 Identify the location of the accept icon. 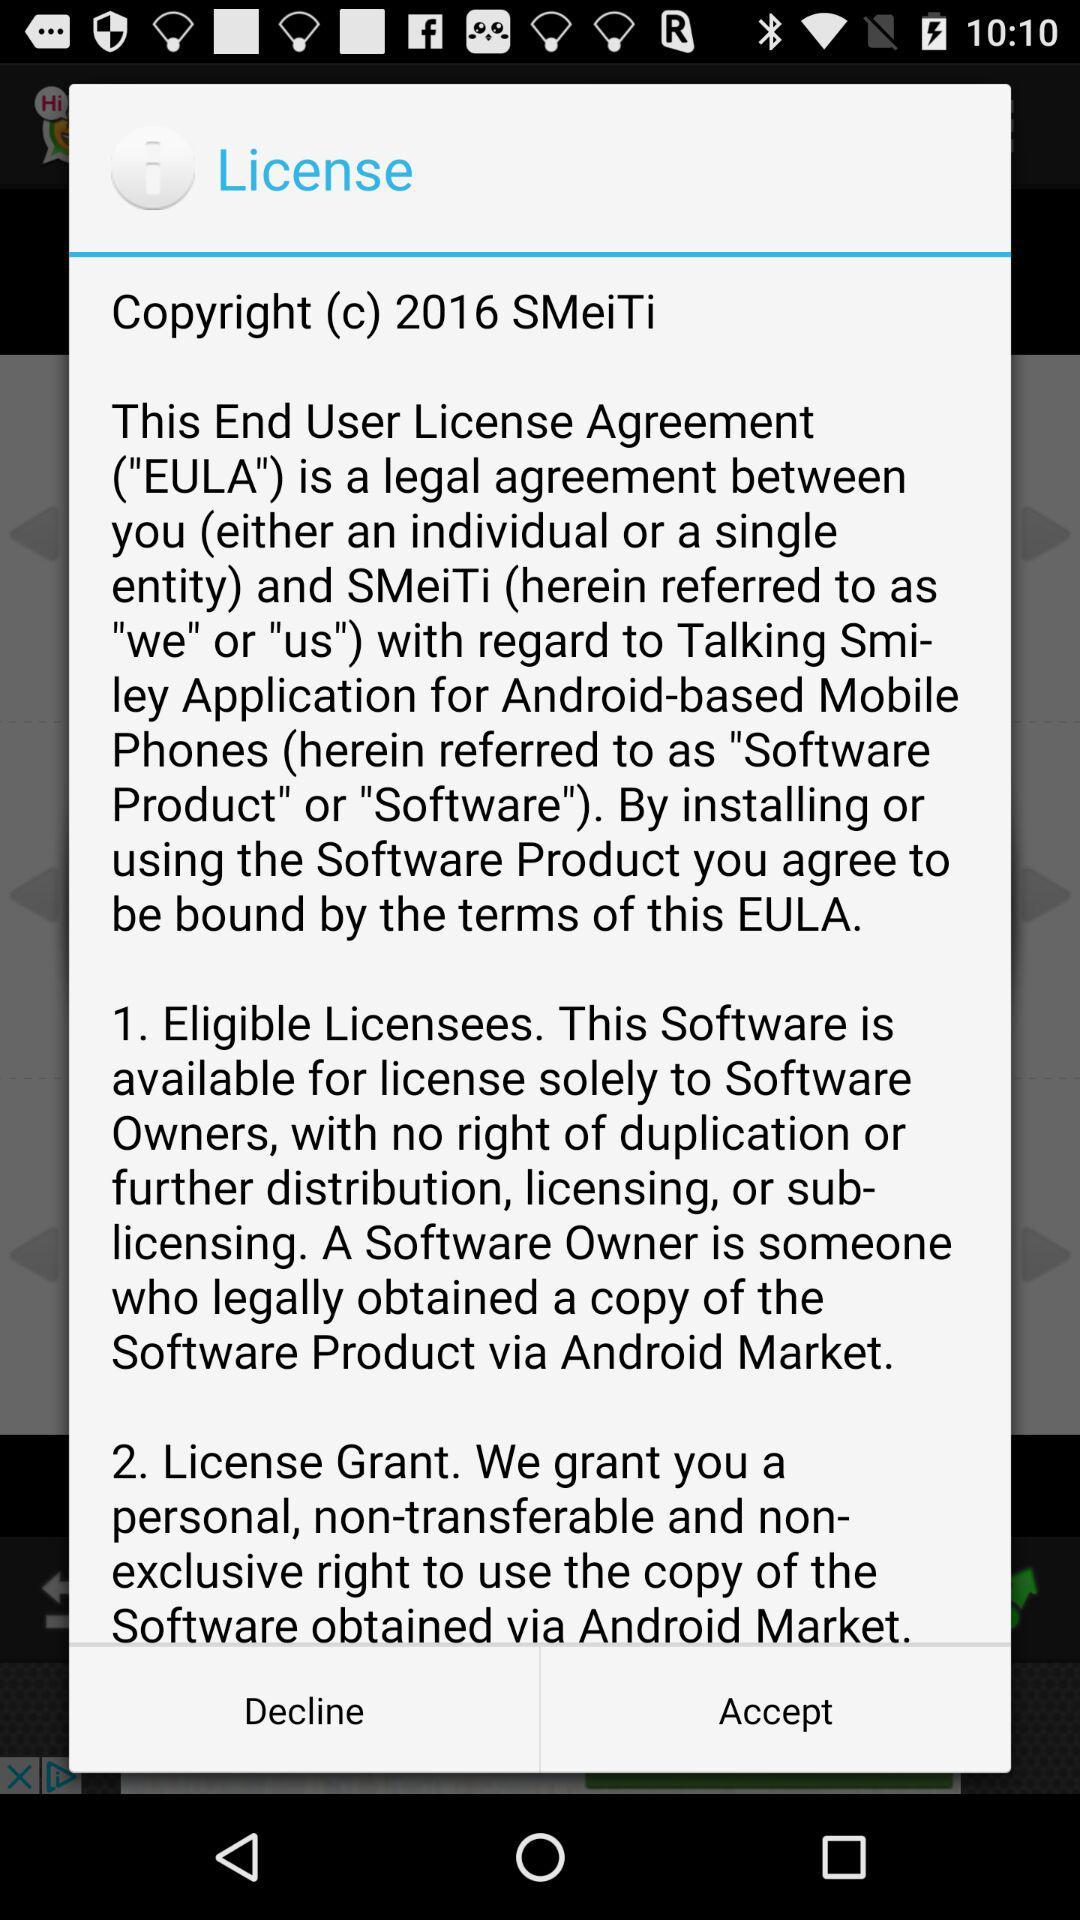
(774, 1708).